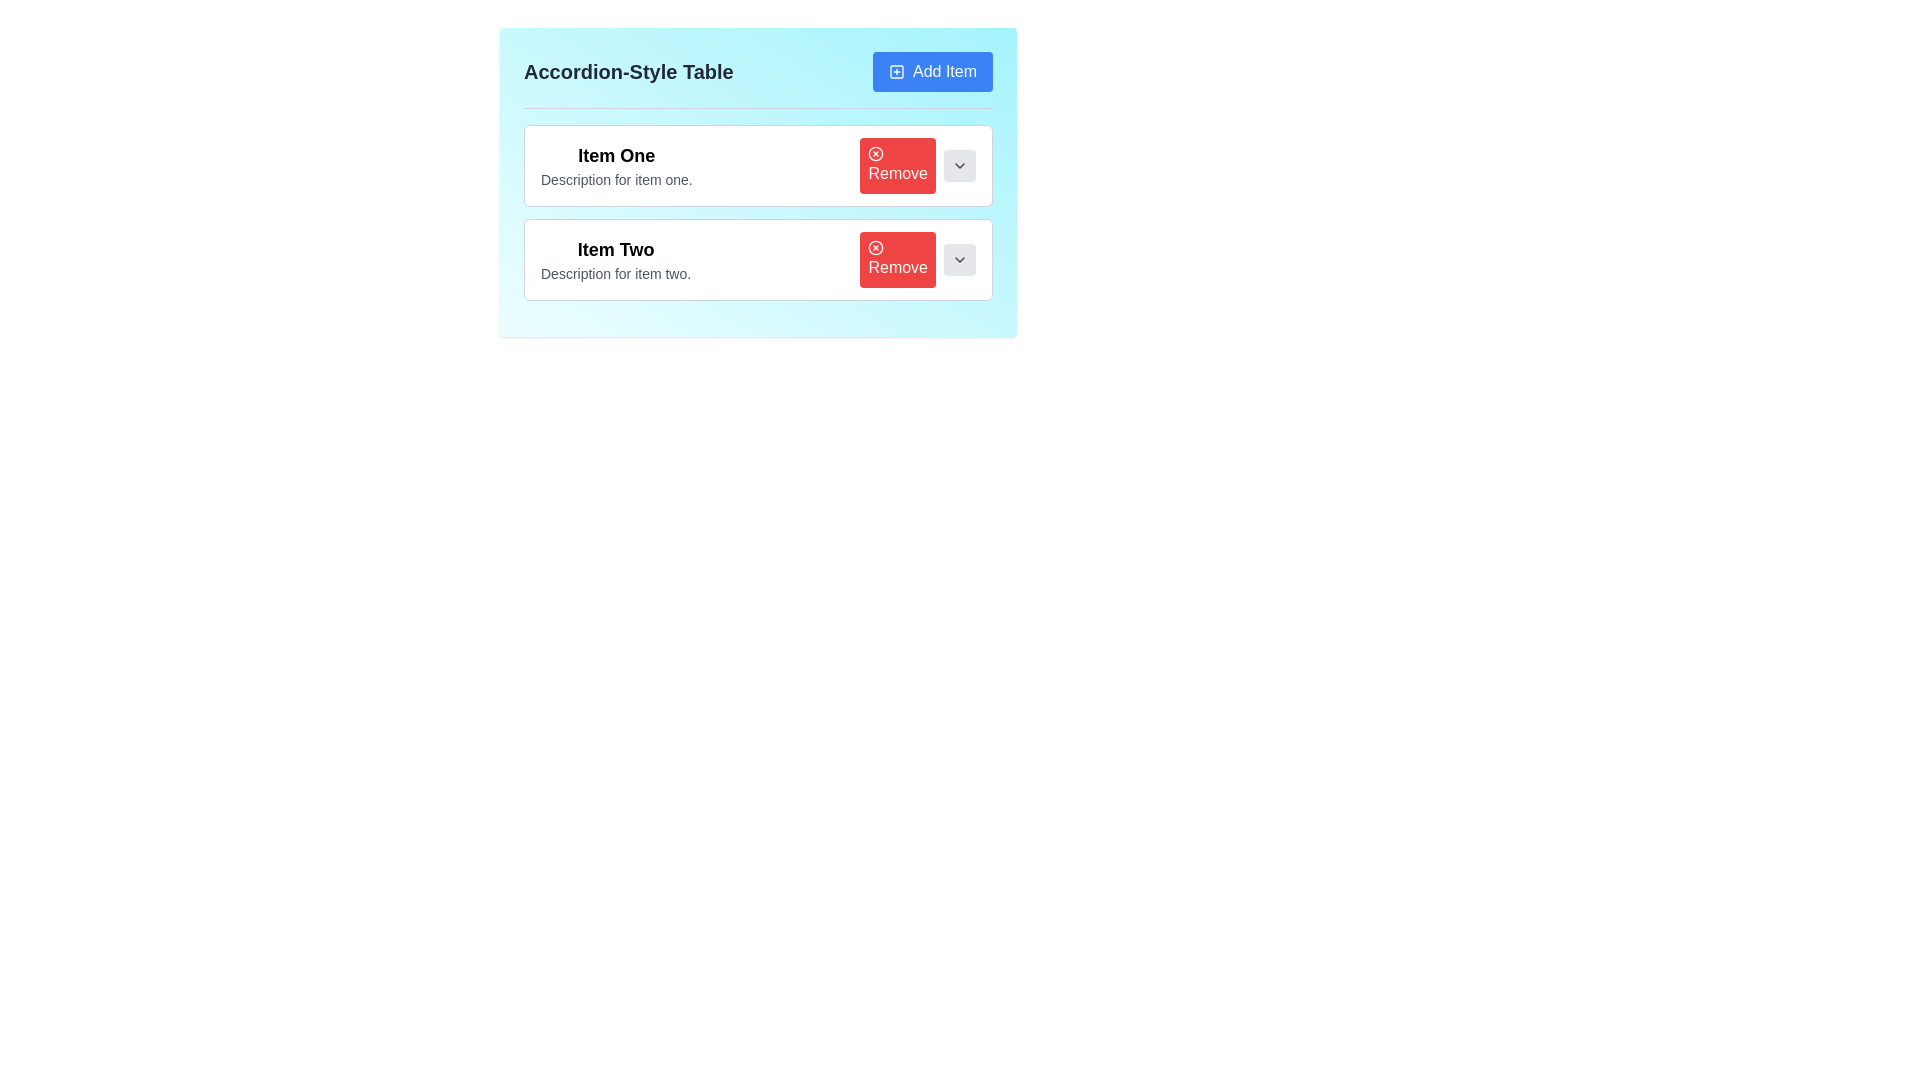 The image size is (1920, 1080). What do you see at coordinates (615, 154) in the screenshot?
I see `the bold text label that reads 'Item One', which is prominently displayed at the top of the list structure above the descriptive text` at bounding box center [615, 154].